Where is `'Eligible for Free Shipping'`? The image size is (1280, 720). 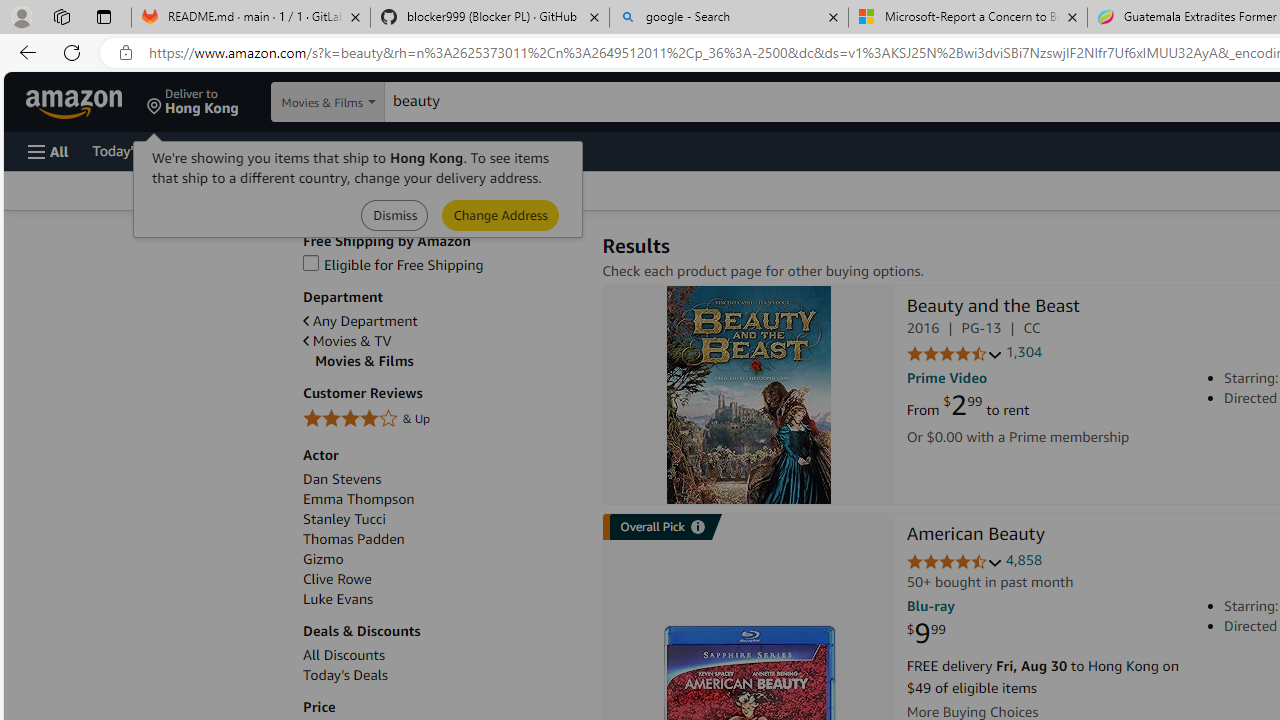 'Eligible for Free Shipping' is located at coordinates (441, 264).